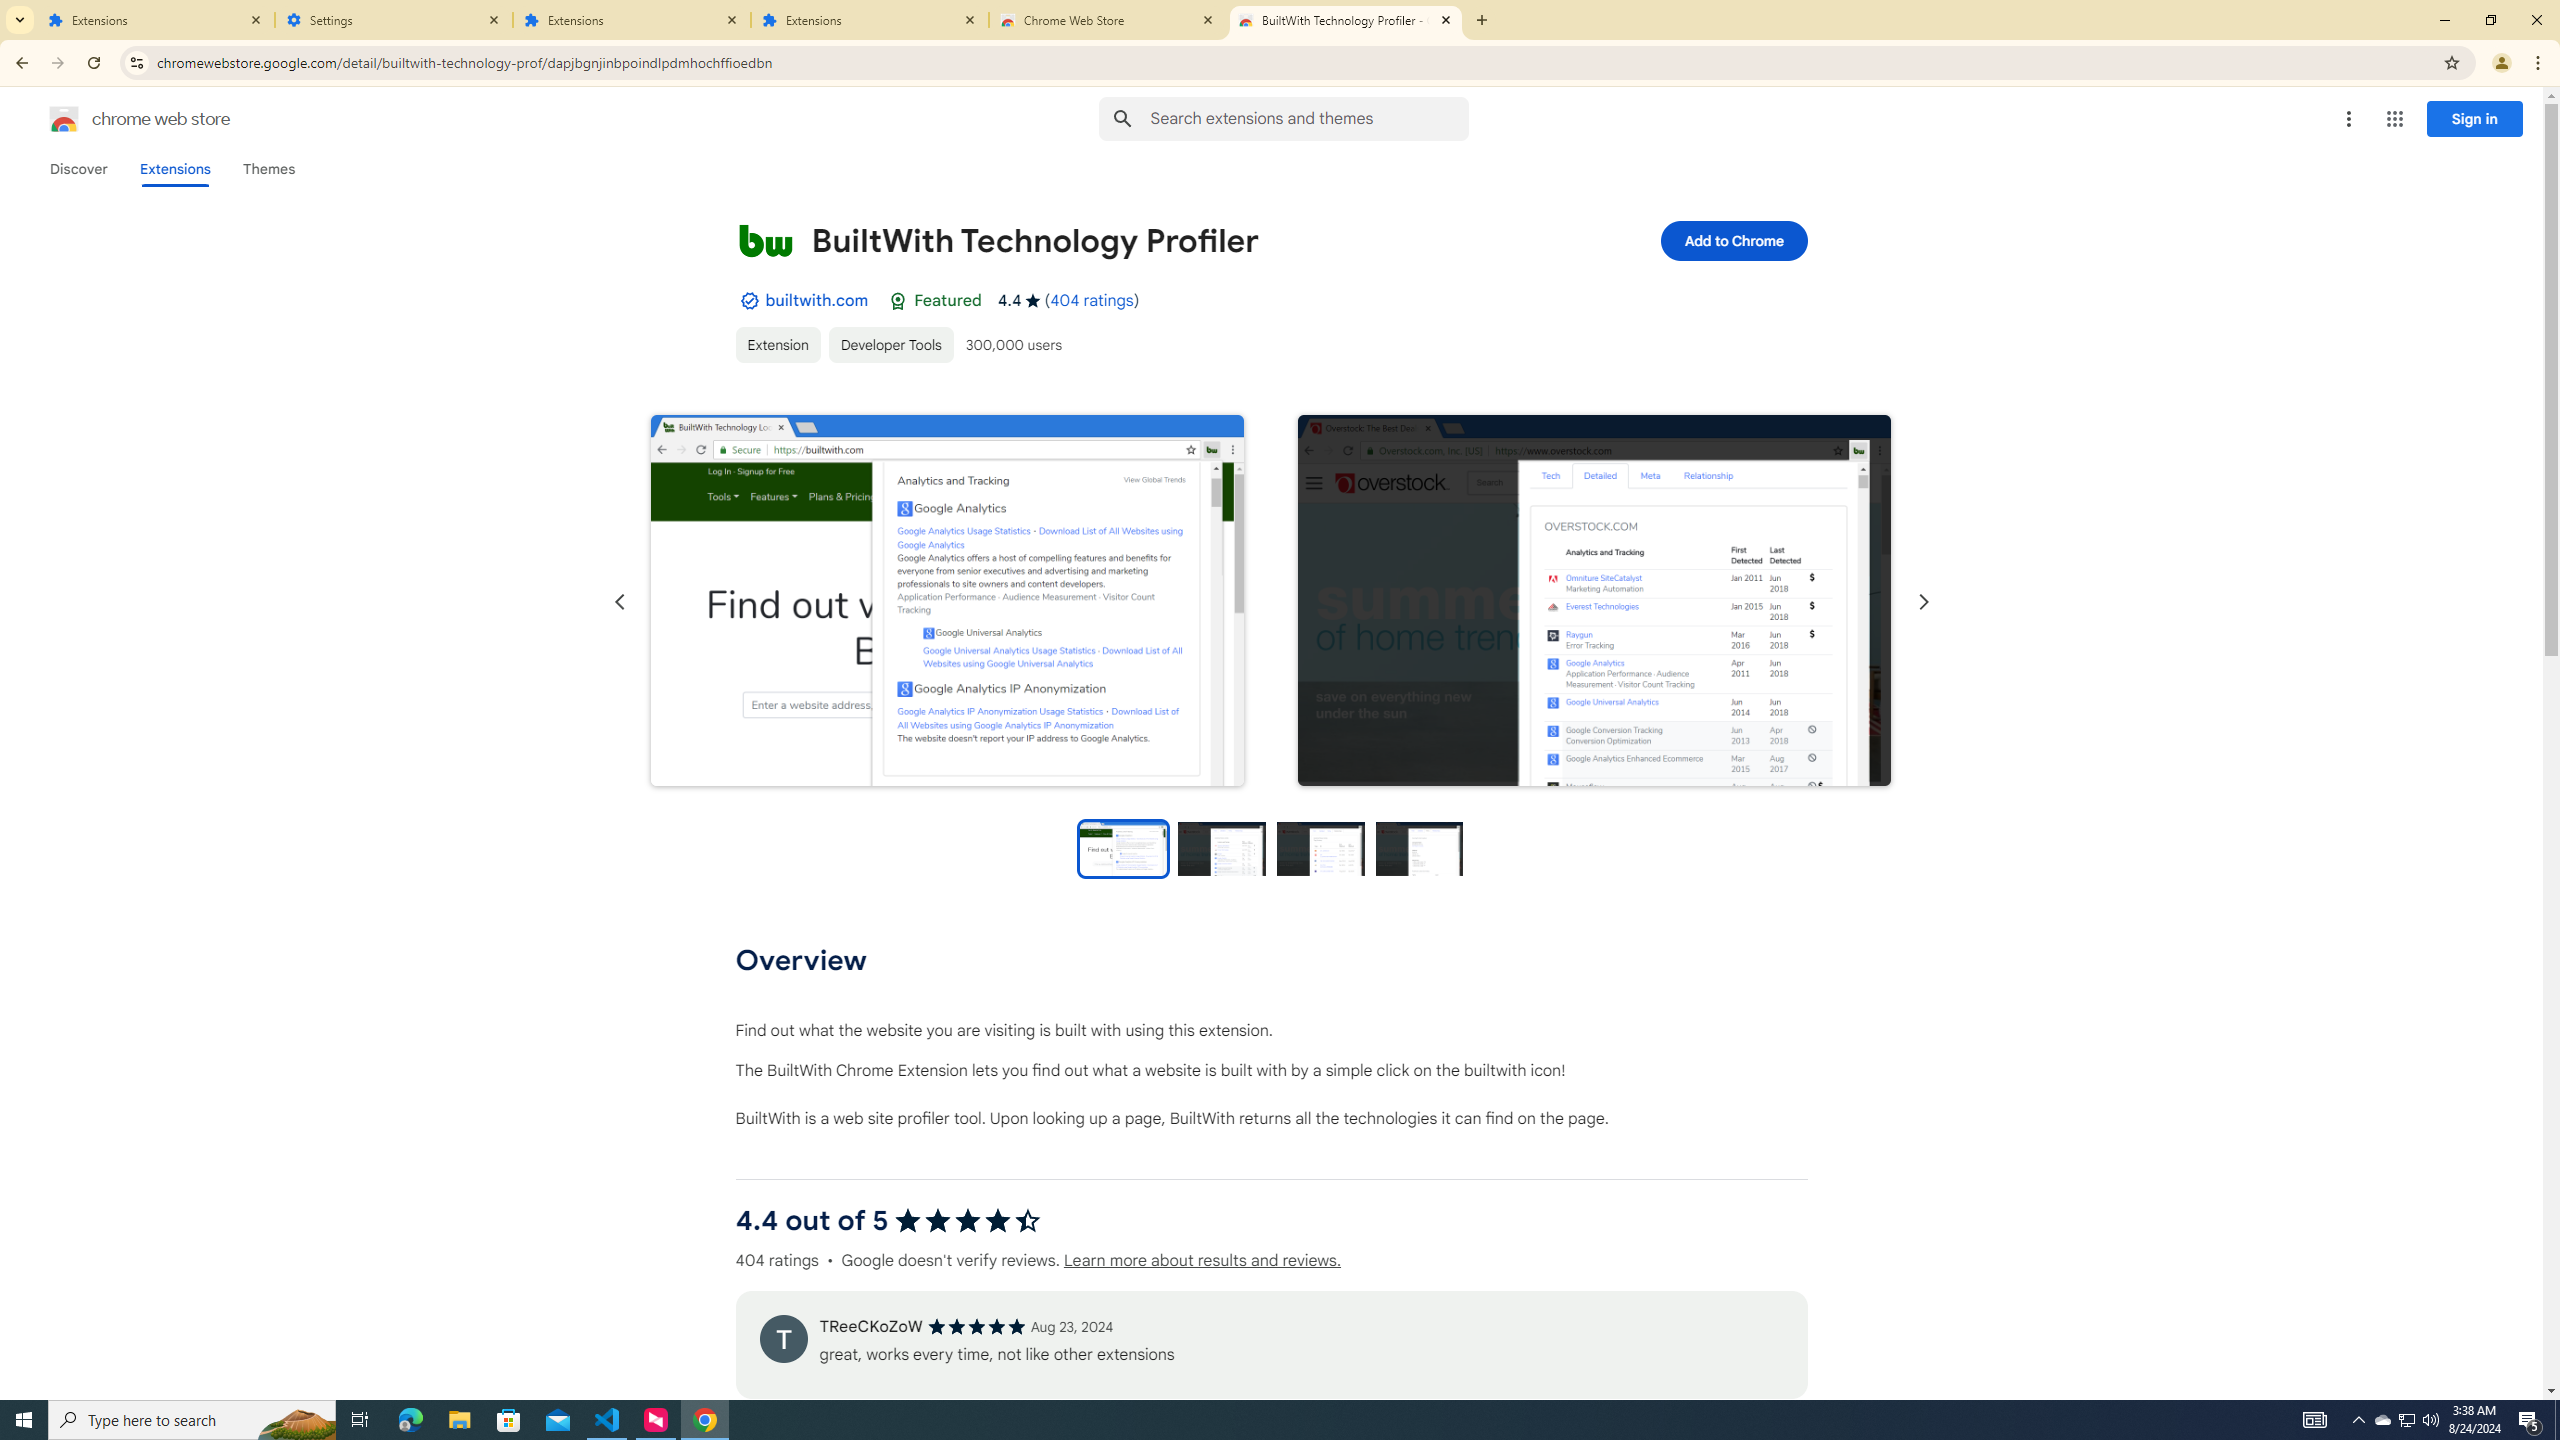 This screenshot has height=1440, width=2560. What do you see at coordinates (155, 19) in the screenshot?
I see `'Extensions'` at bounding box center [155, 19].